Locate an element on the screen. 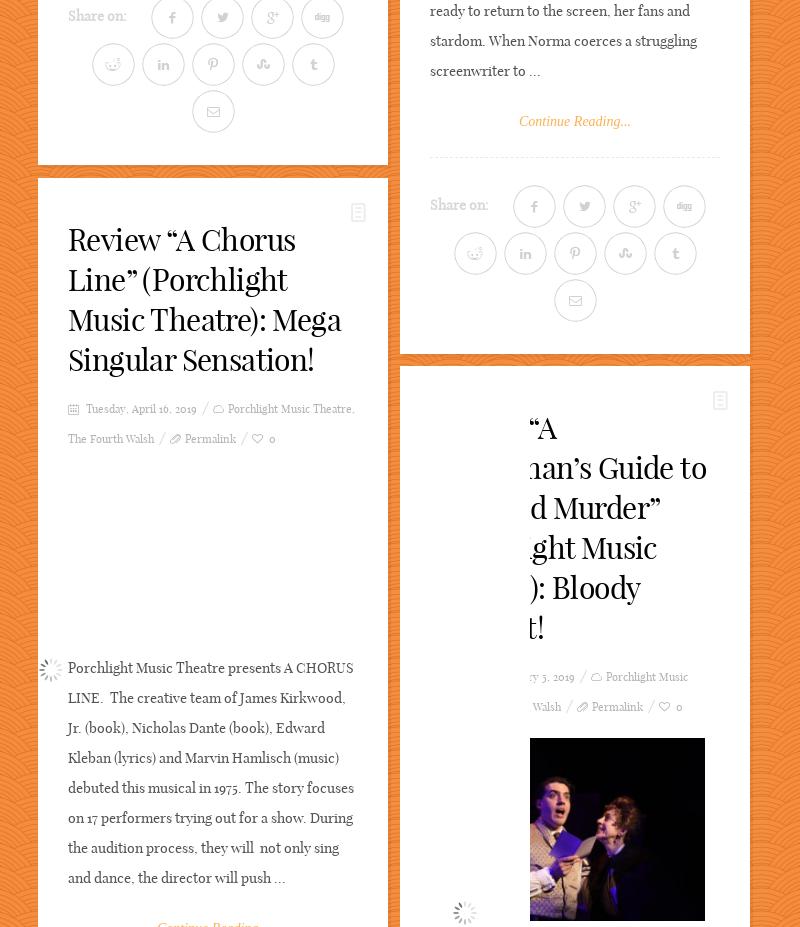 This screenshot has width=800, height=927. 'Tuesday, April 16, 2019' is located at coordinates (140, 408).